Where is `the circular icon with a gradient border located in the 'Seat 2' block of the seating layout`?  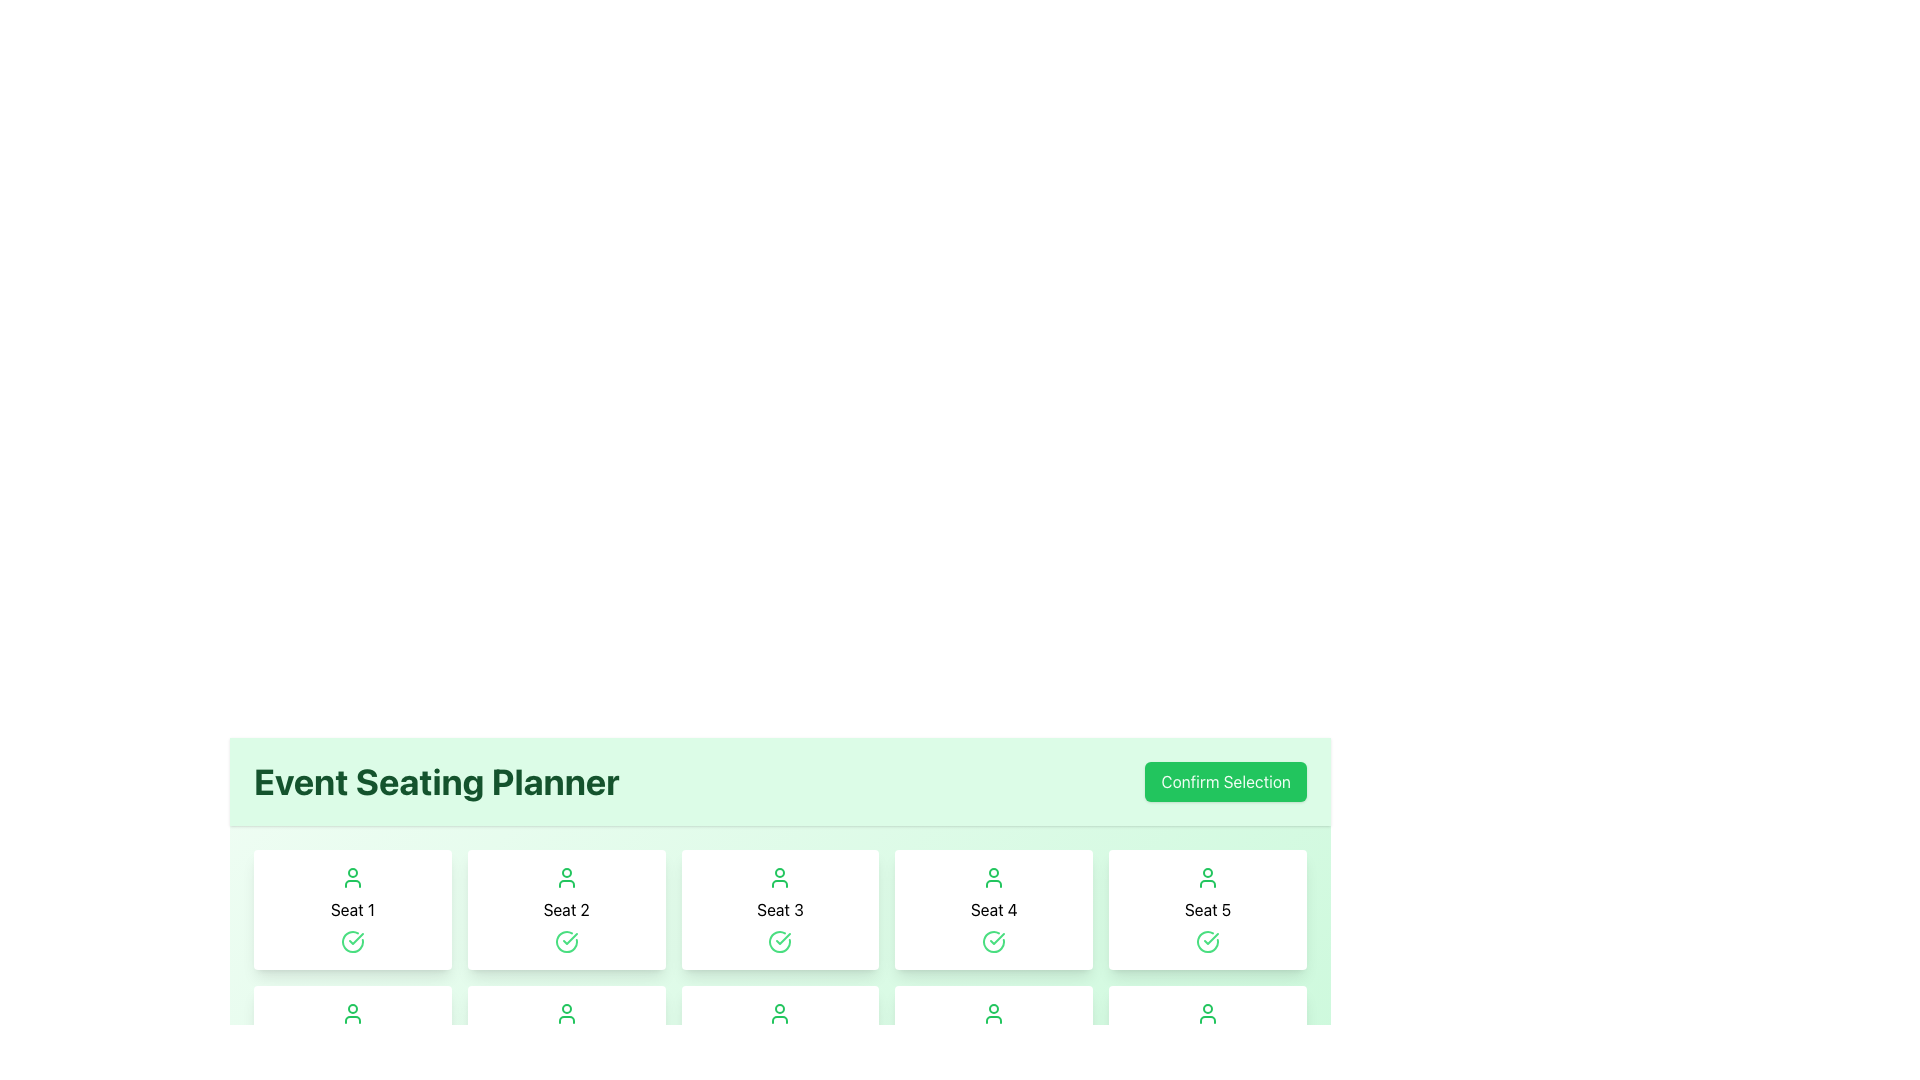
the circular icon with a gradient border located in the 'Seat 2' block of the seating layout is located at coordinates (565, 941).